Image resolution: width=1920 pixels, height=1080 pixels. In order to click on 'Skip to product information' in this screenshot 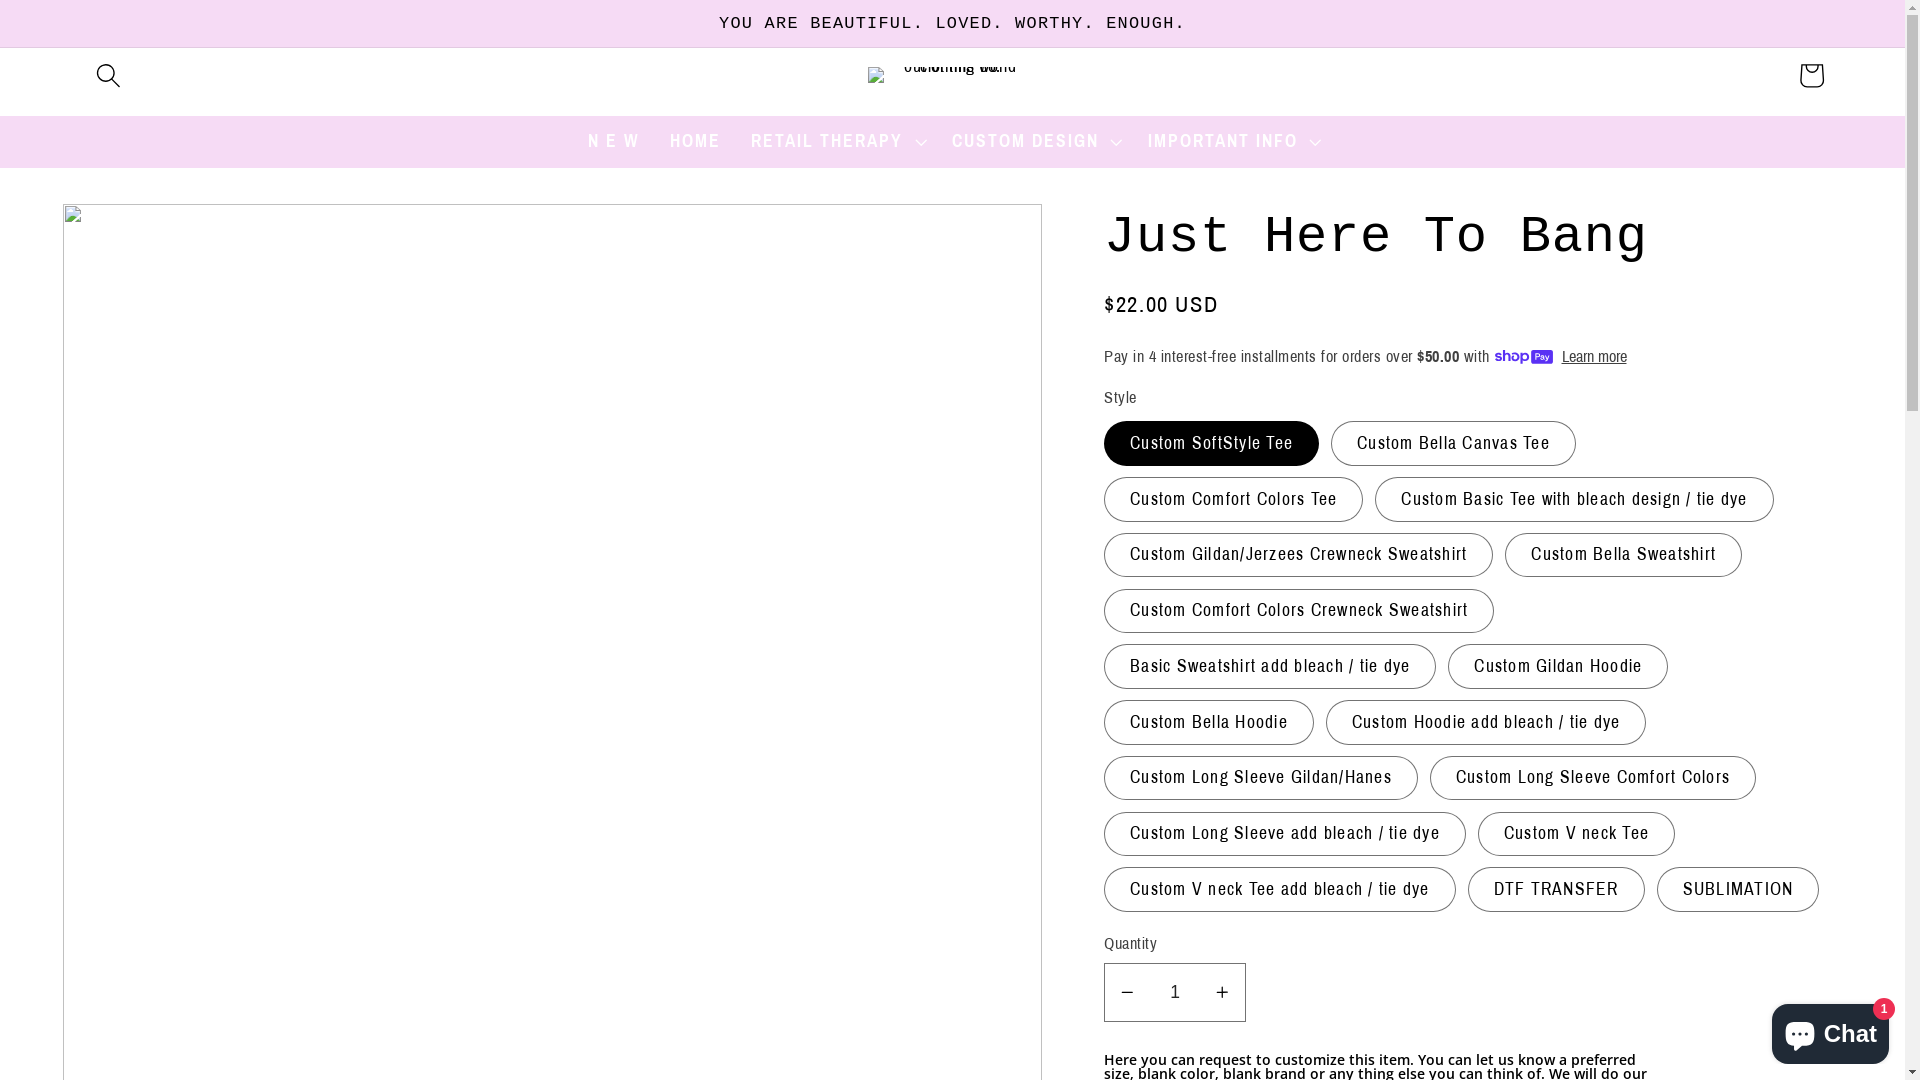, I will do `click(137, 230)`.